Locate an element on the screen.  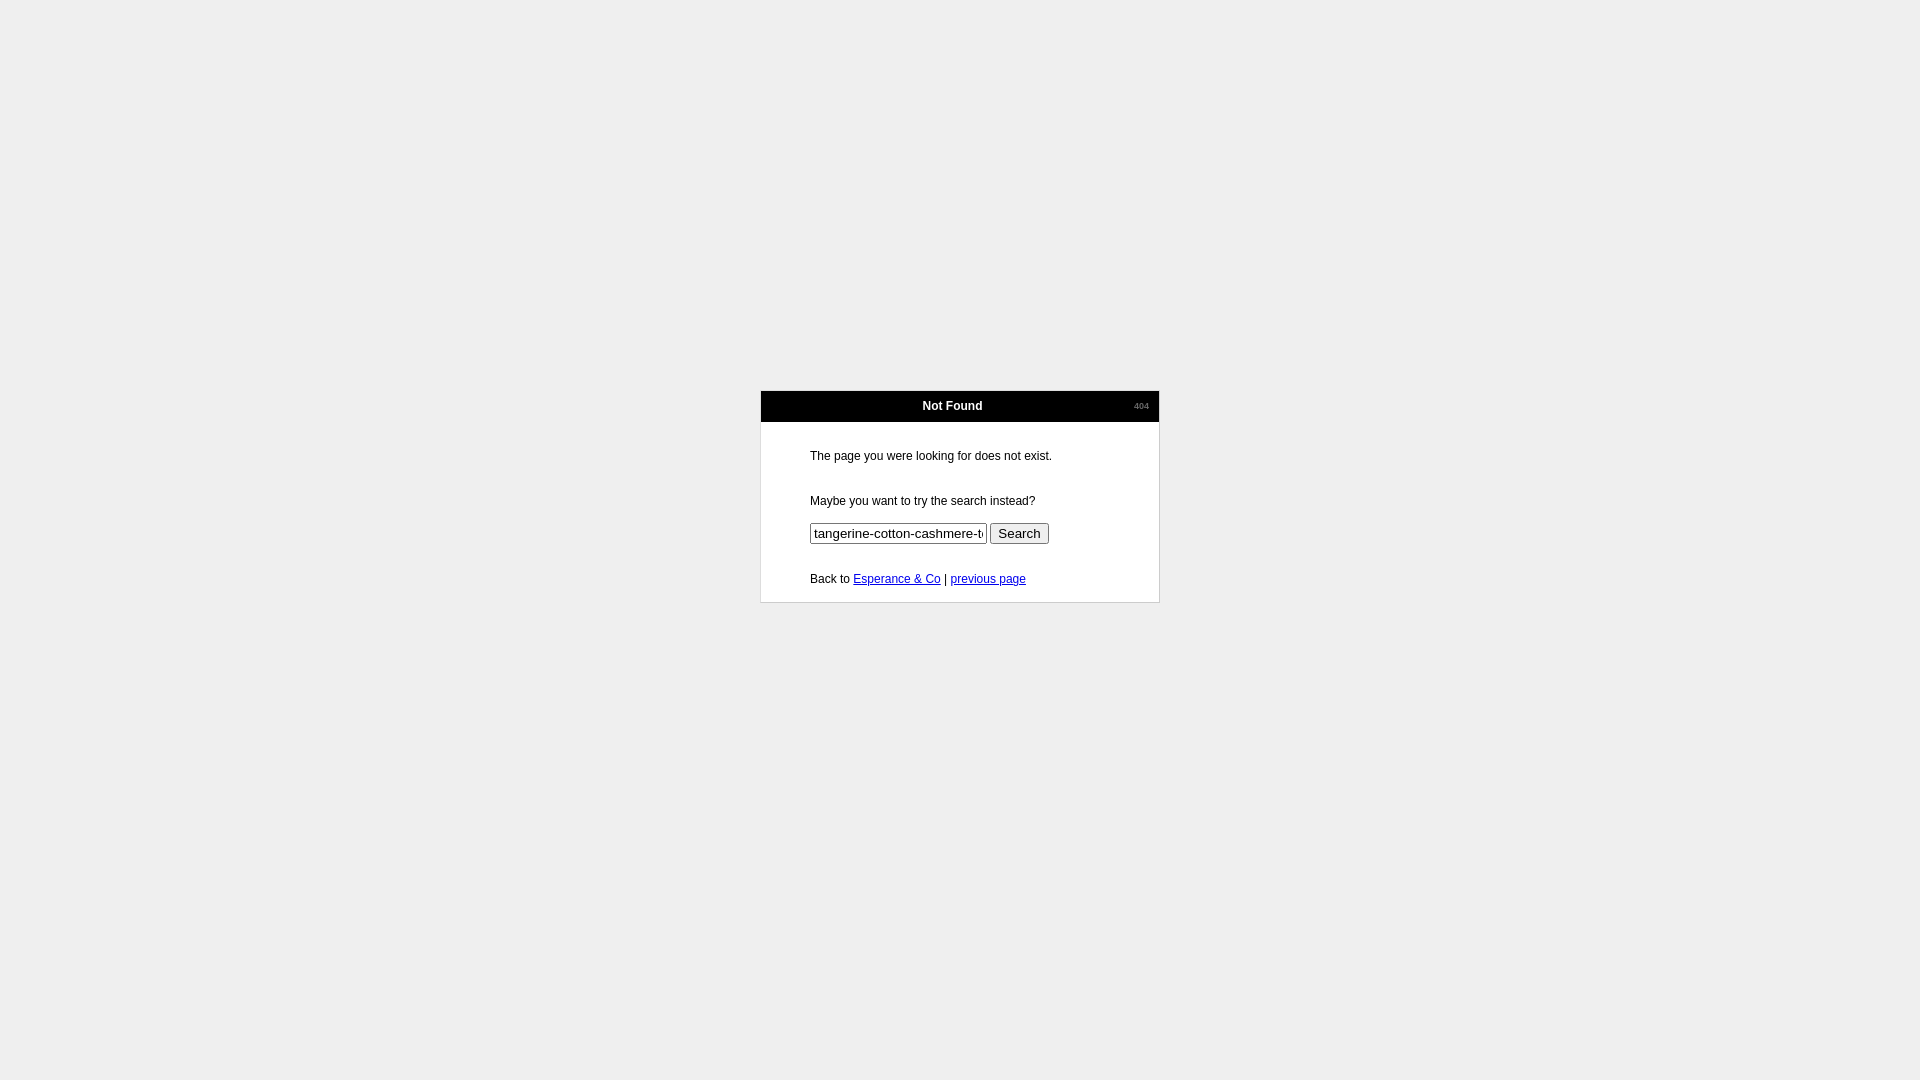
'previous page' is located at coordinates (988, 578).